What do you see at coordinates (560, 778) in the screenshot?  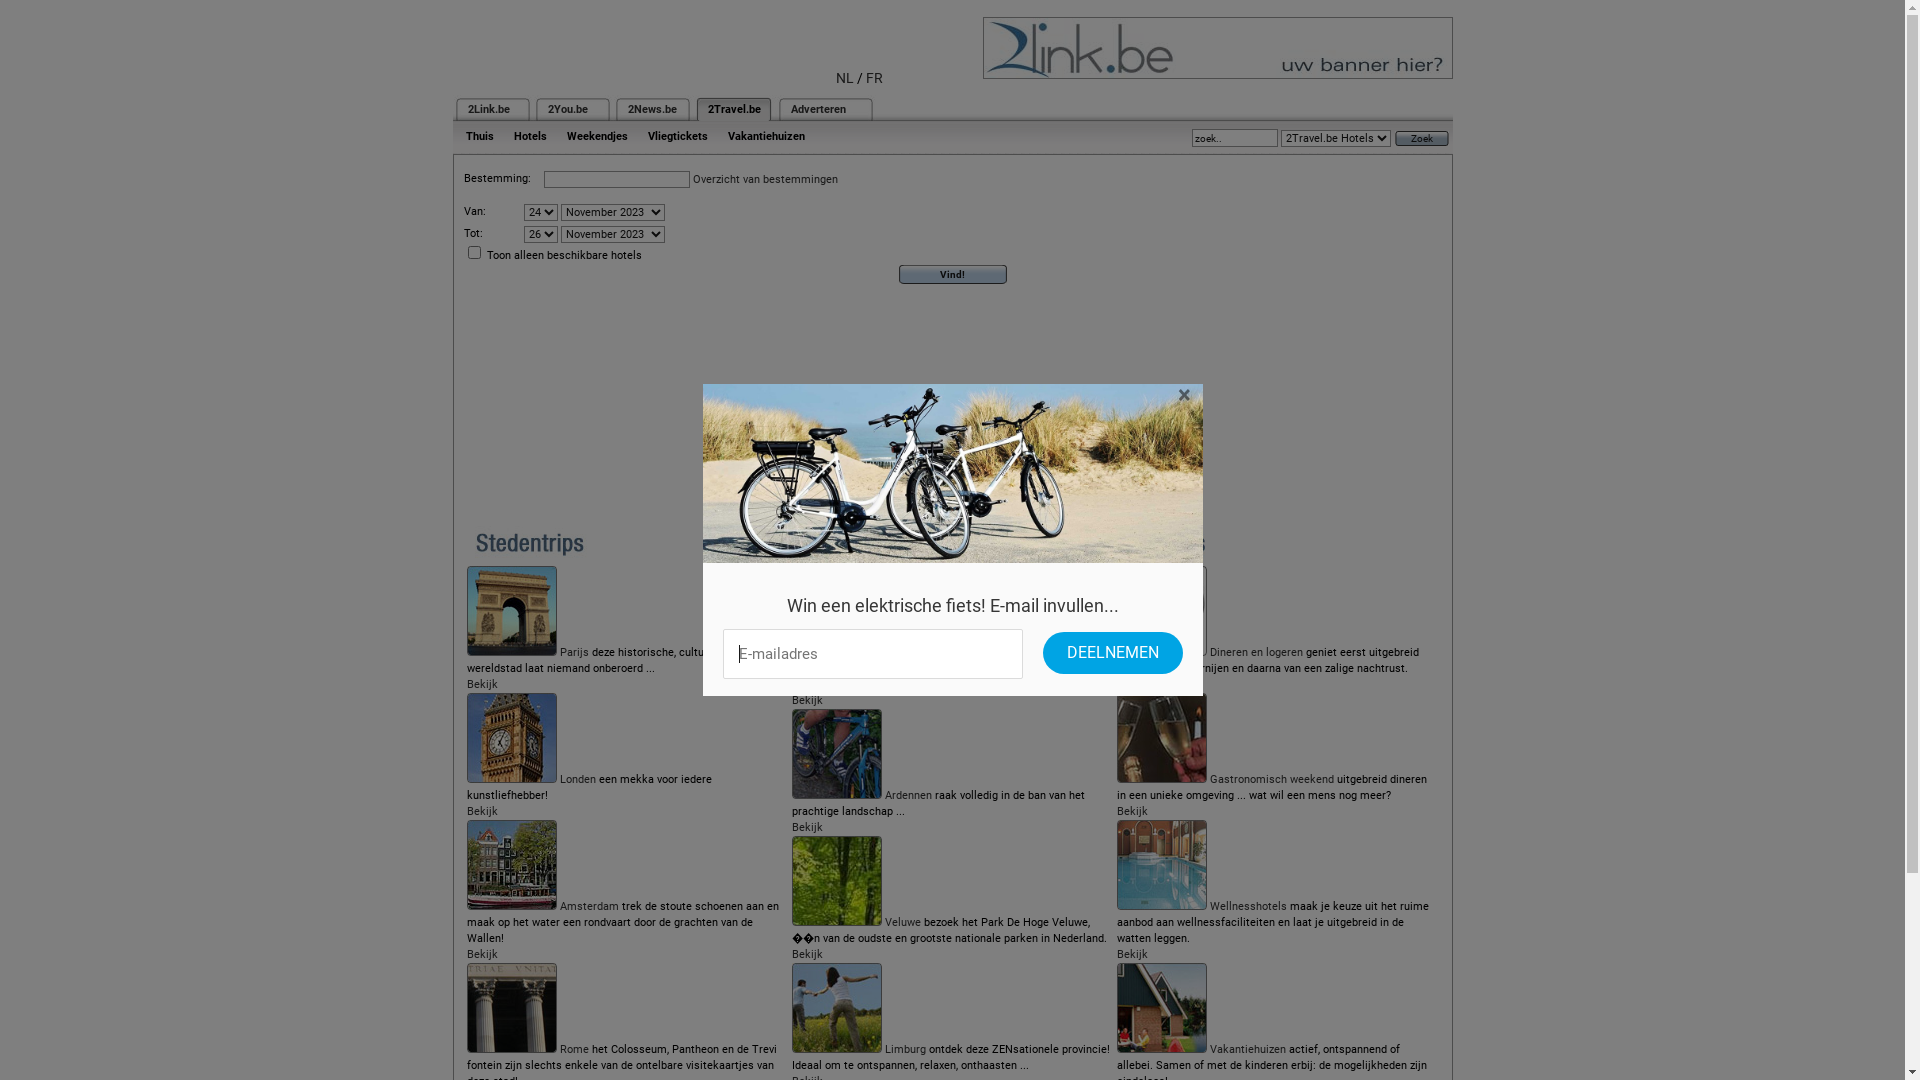 I see `'Londen'` at bounding box center [560, 778].